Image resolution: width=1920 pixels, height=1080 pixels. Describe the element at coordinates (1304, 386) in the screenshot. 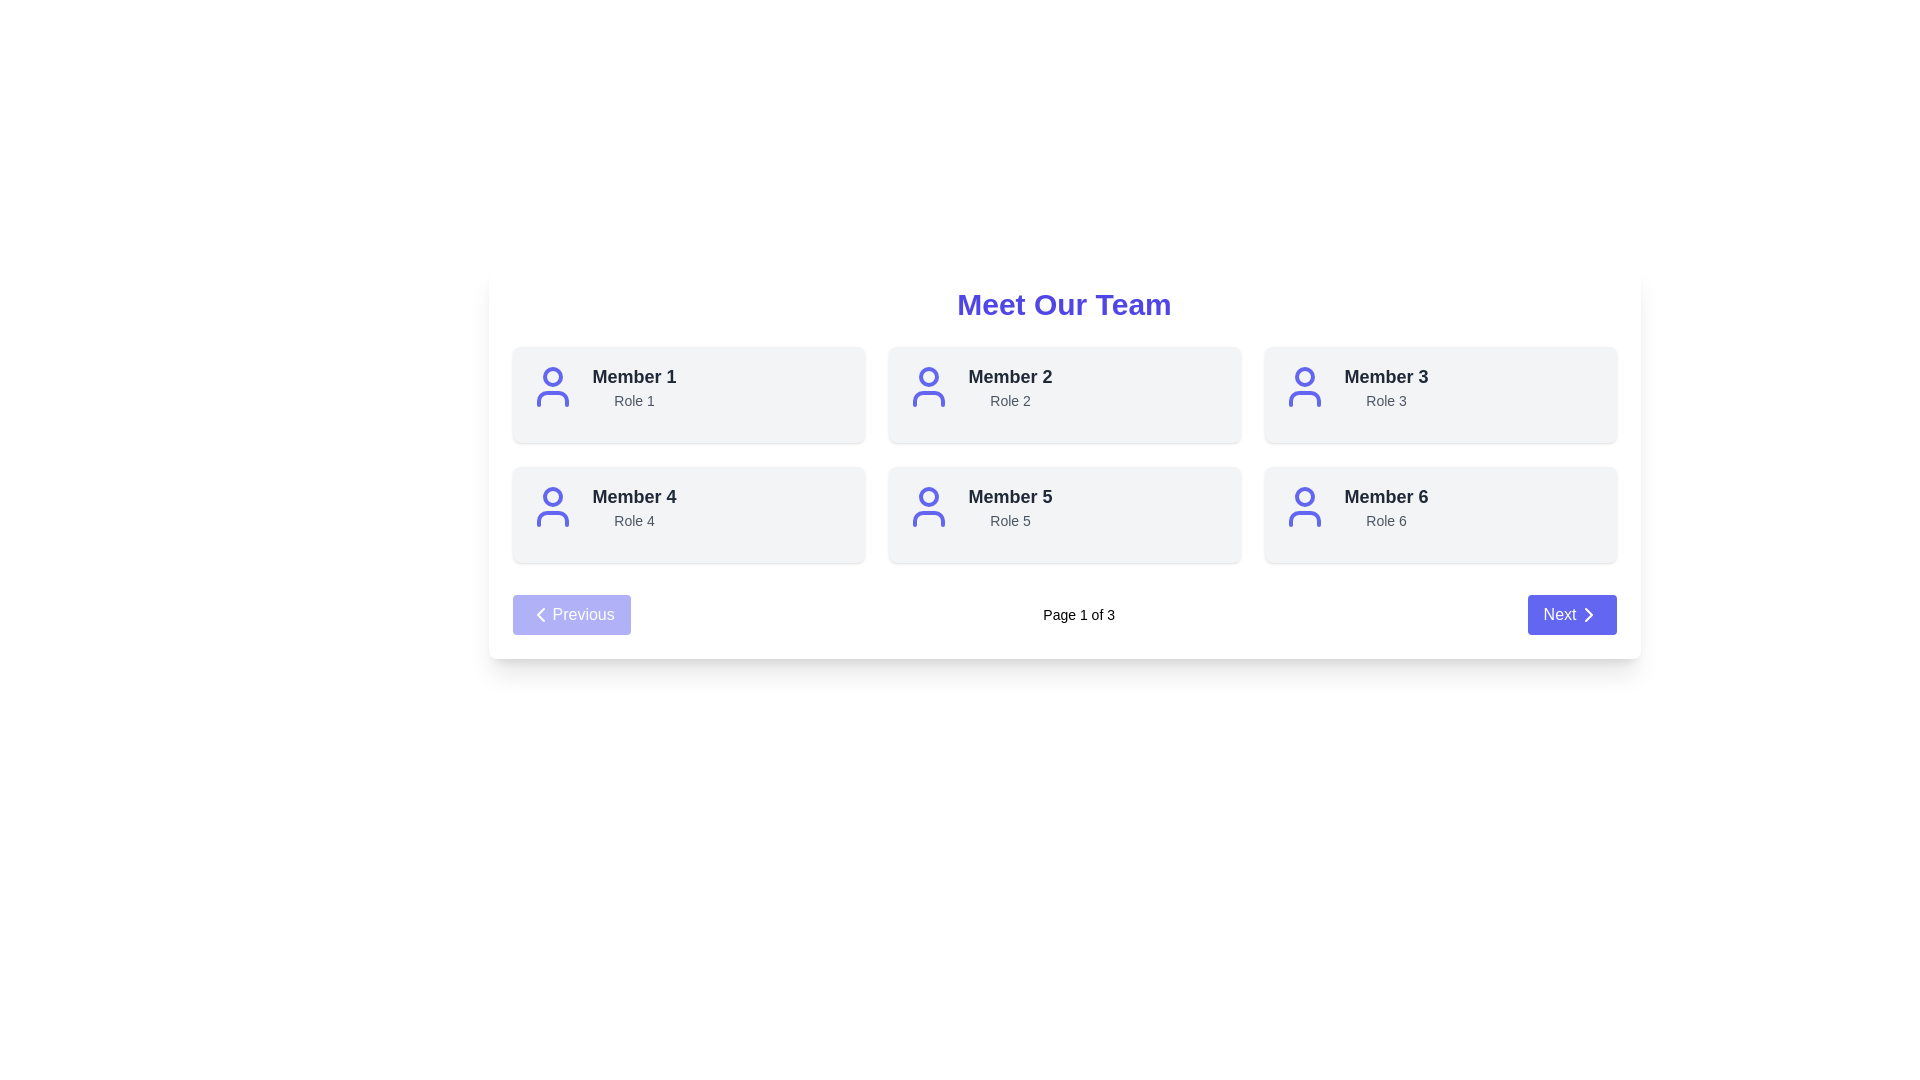

I see `the icon representing Member 3 in the team member card layout` at that location.